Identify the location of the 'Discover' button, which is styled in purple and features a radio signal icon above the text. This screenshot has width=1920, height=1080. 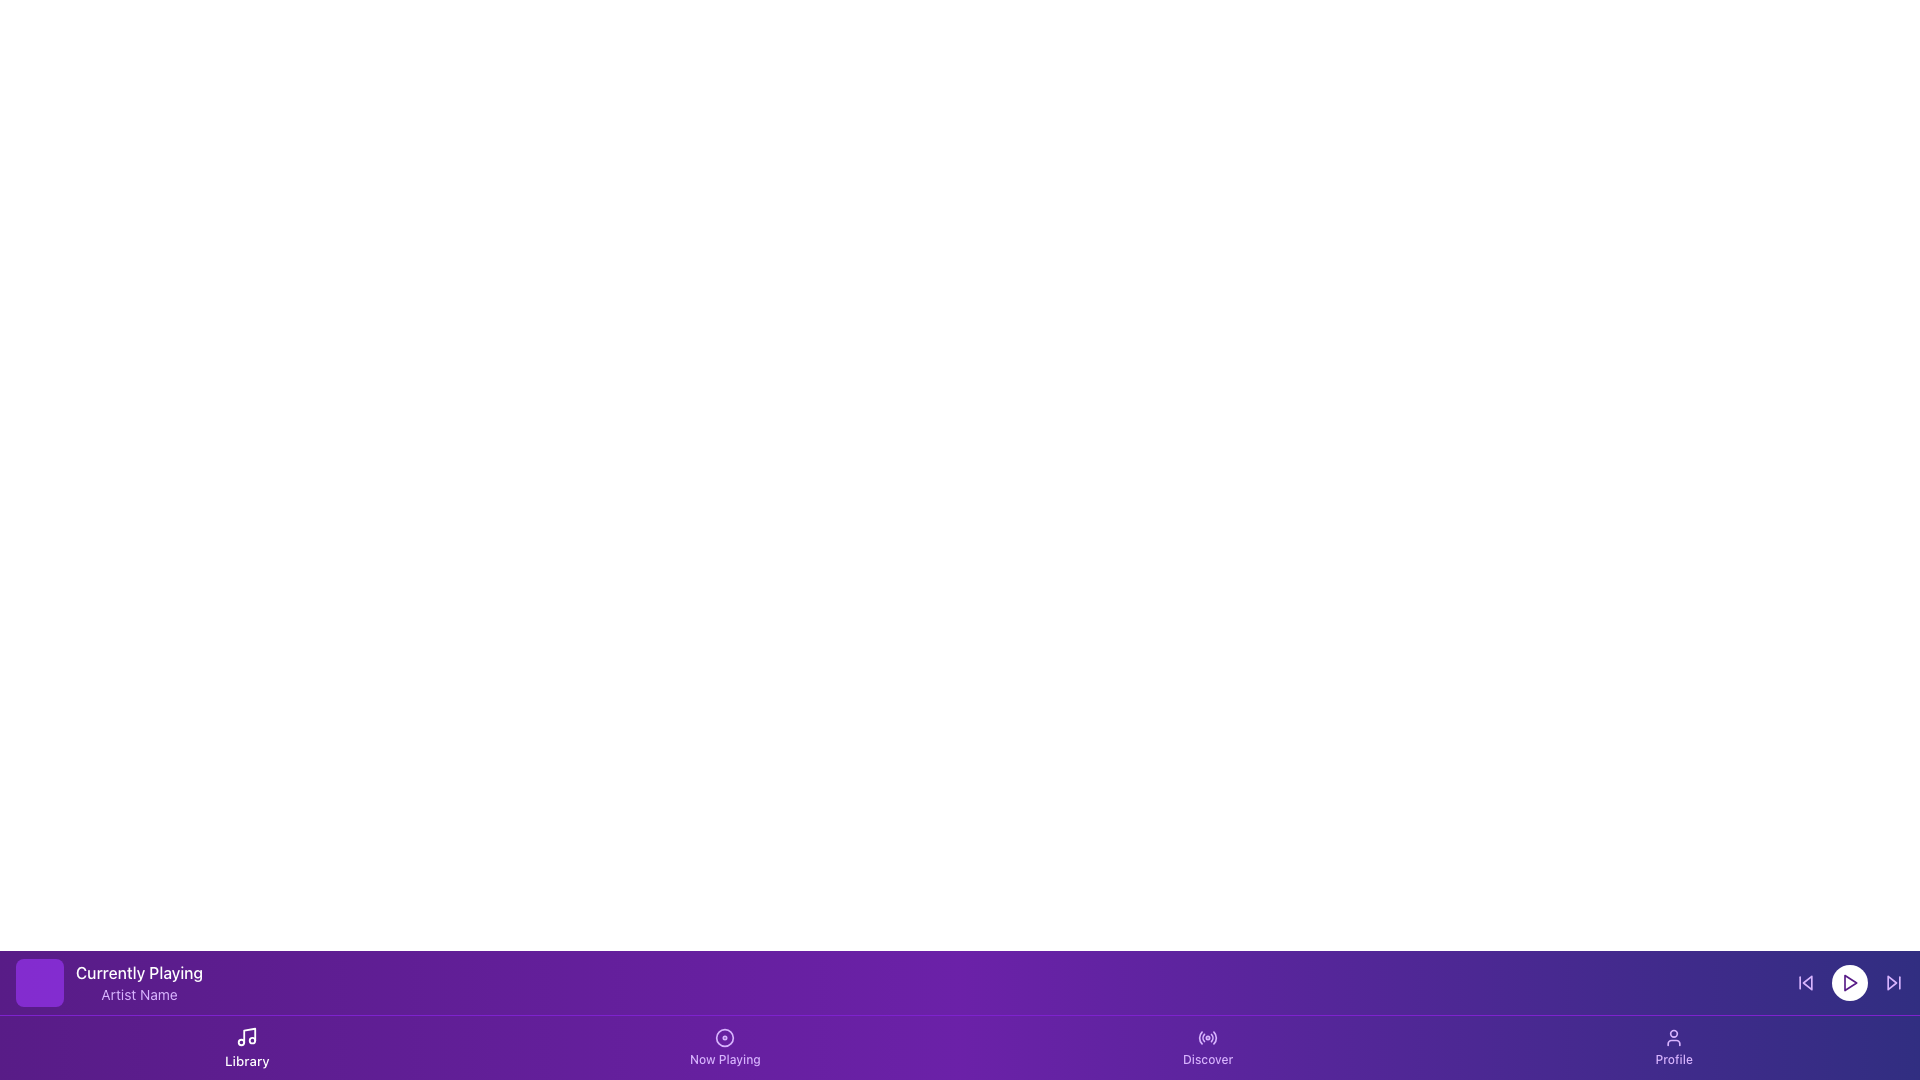
(1207, 1047).